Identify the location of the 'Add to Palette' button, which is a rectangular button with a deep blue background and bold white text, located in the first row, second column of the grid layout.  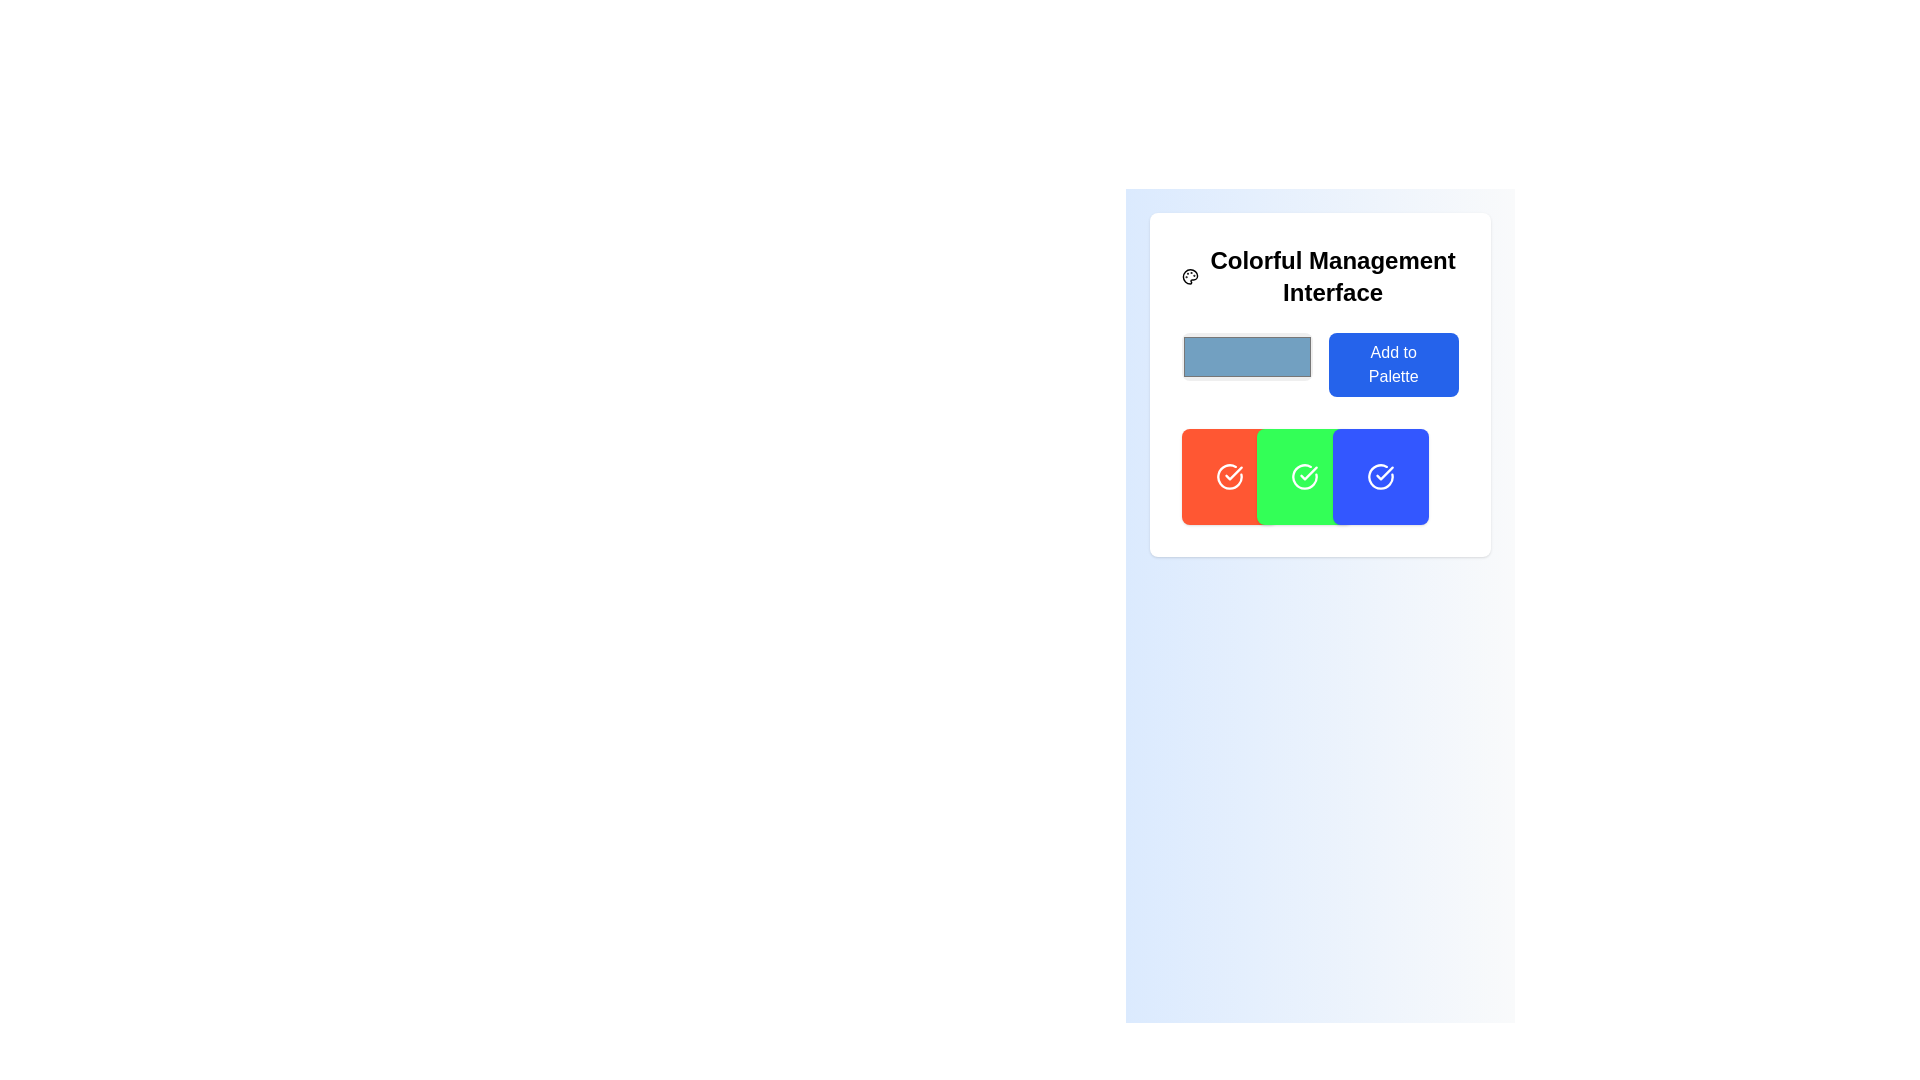
(1392, 365).